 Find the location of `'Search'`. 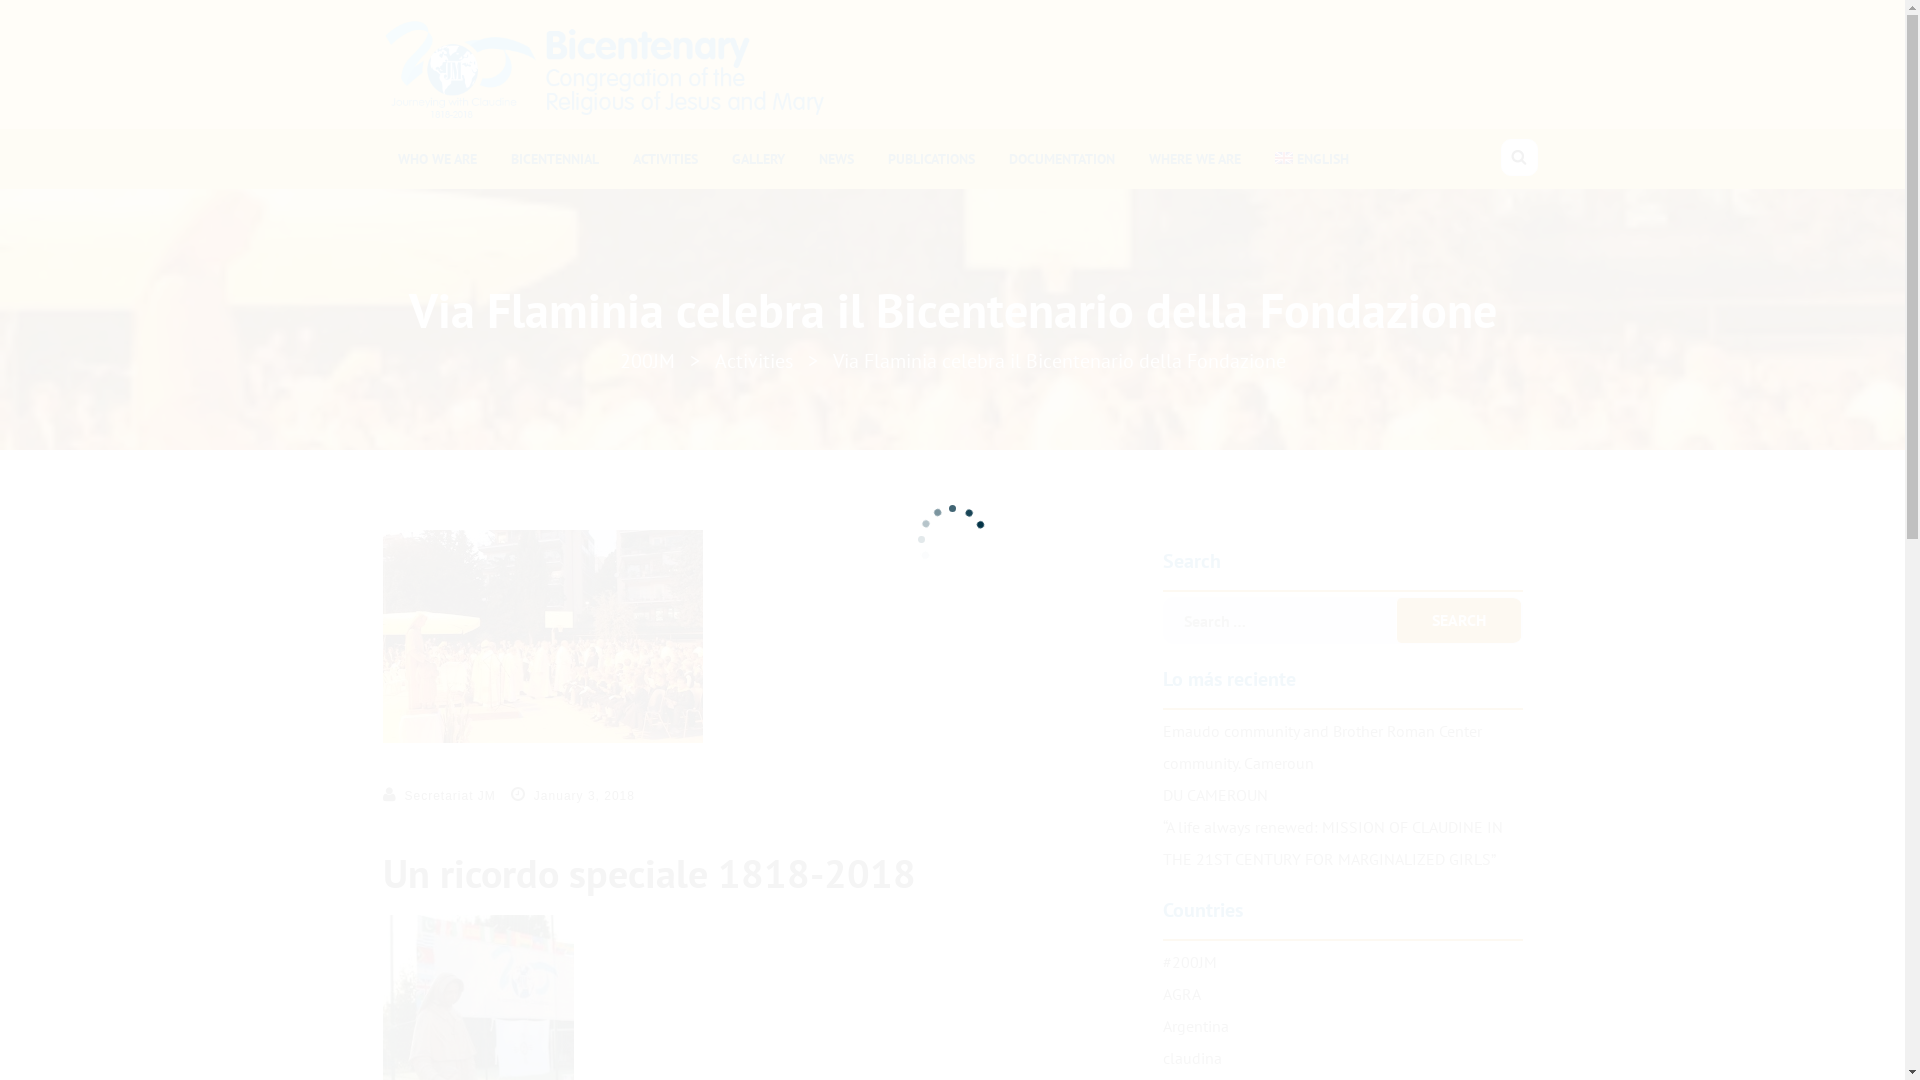

'Search' is located at coordinates (1458, 619).